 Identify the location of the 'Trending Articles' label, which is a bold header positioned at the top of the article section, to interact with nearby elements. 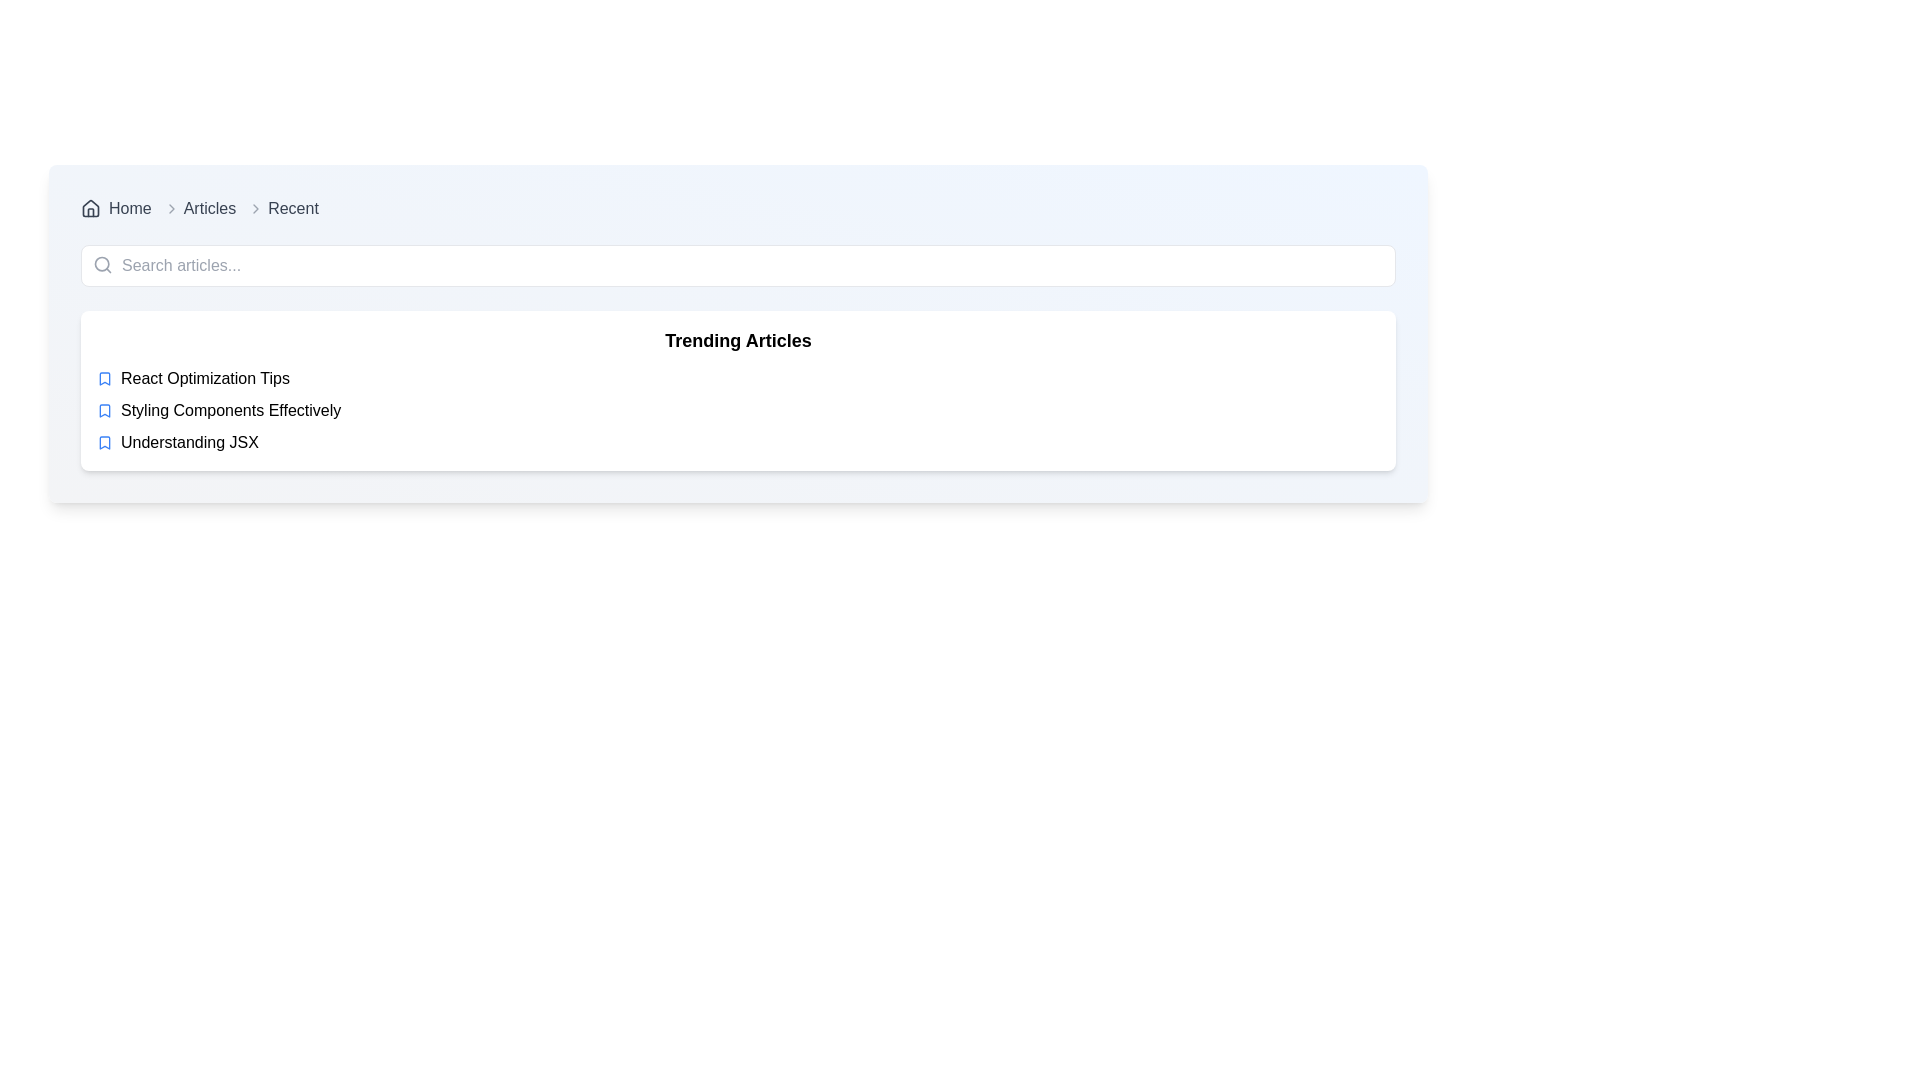
(737, 339).